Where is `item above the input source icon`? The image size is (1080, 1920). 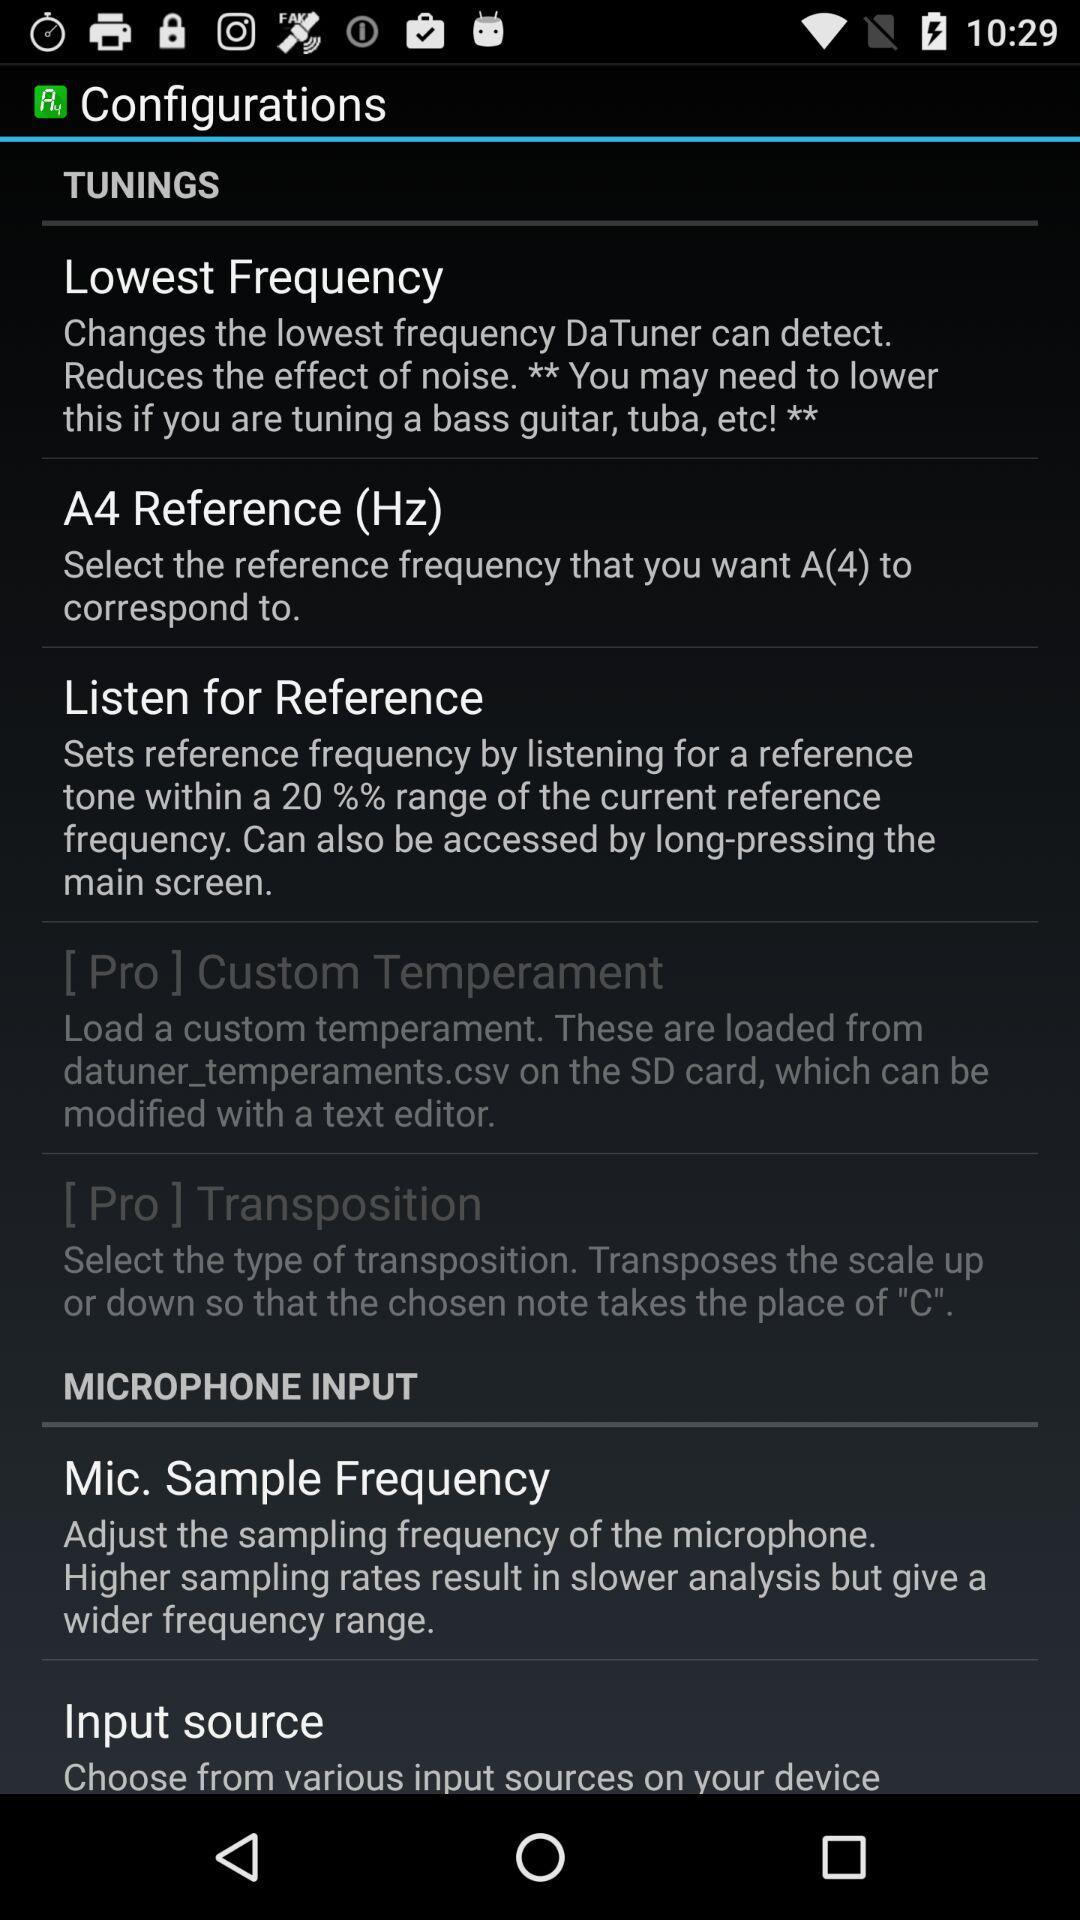
item above the input source icon is located at coordinates (525, 1574).